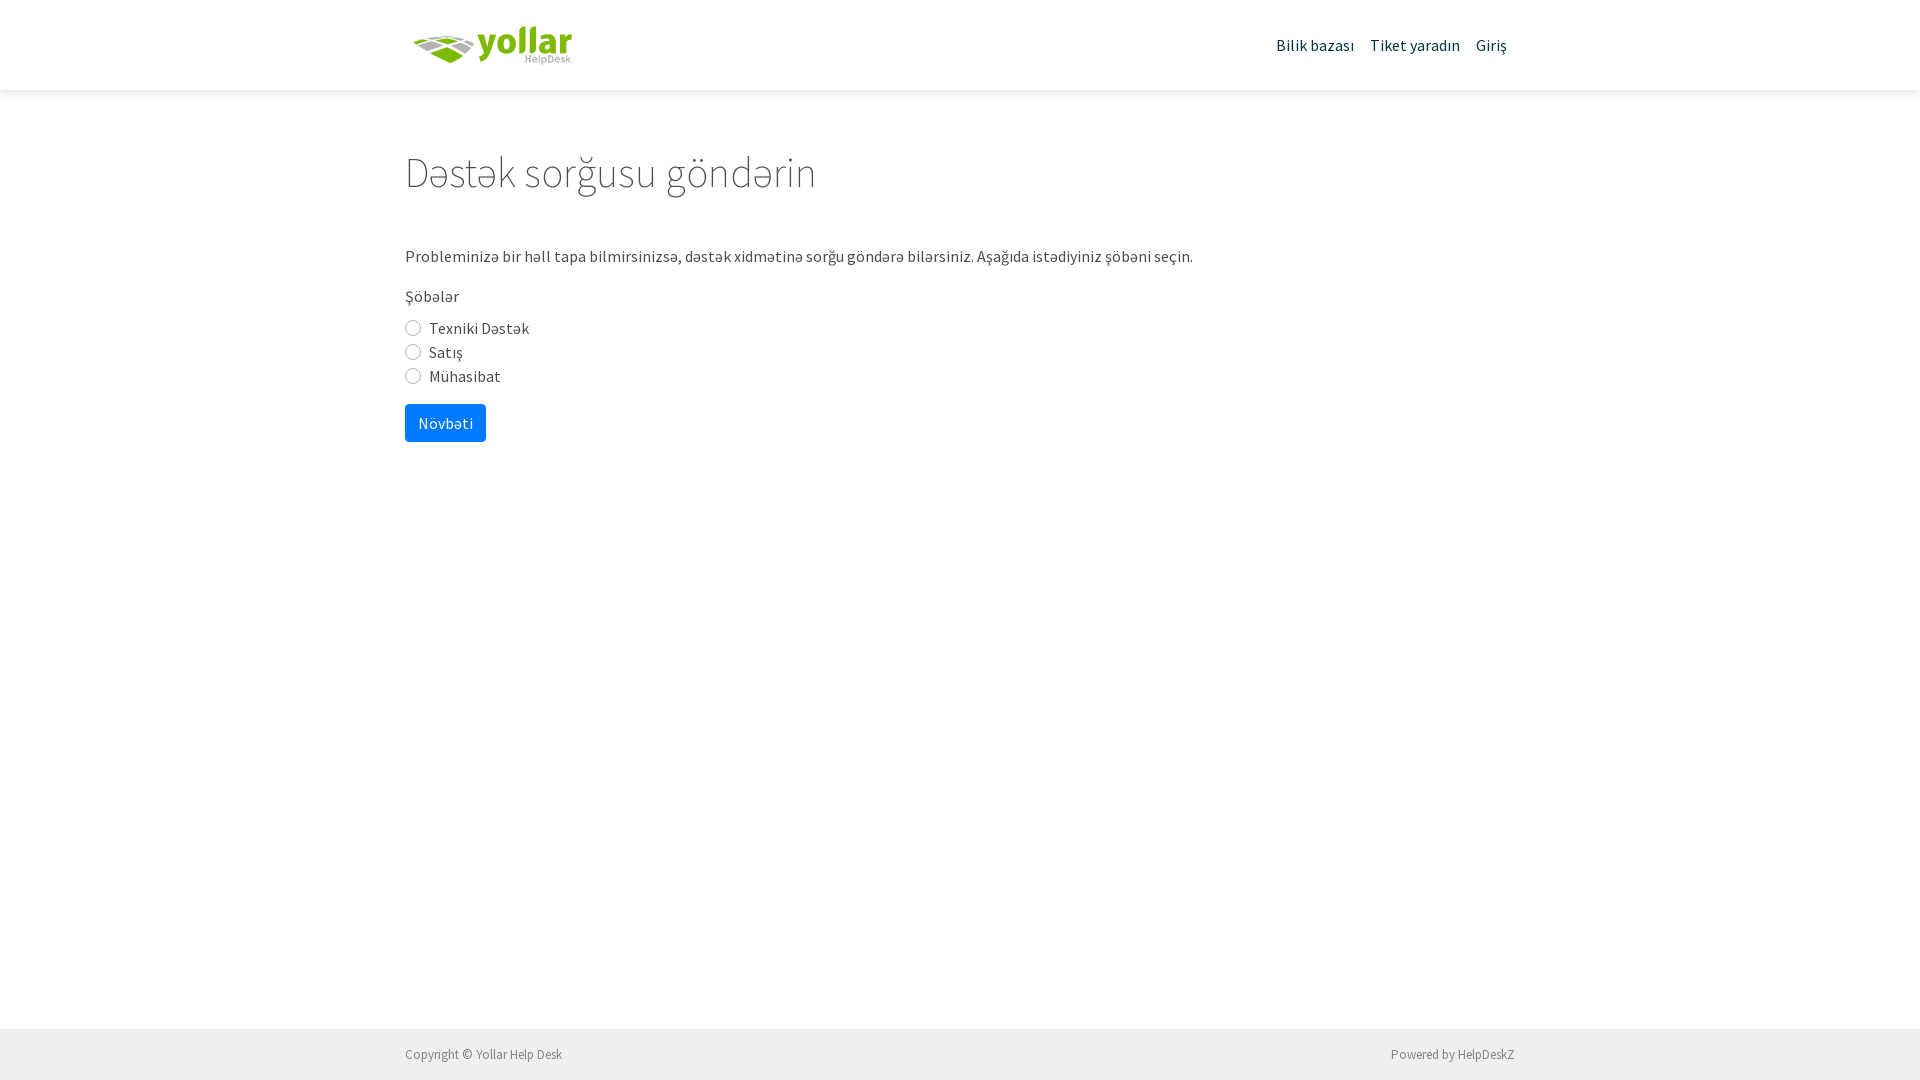  What do you see at coordinates (1458, 1053) in the screenshot?
I see `'HelpDeskZ'` at bounding box center [1458, 1053].